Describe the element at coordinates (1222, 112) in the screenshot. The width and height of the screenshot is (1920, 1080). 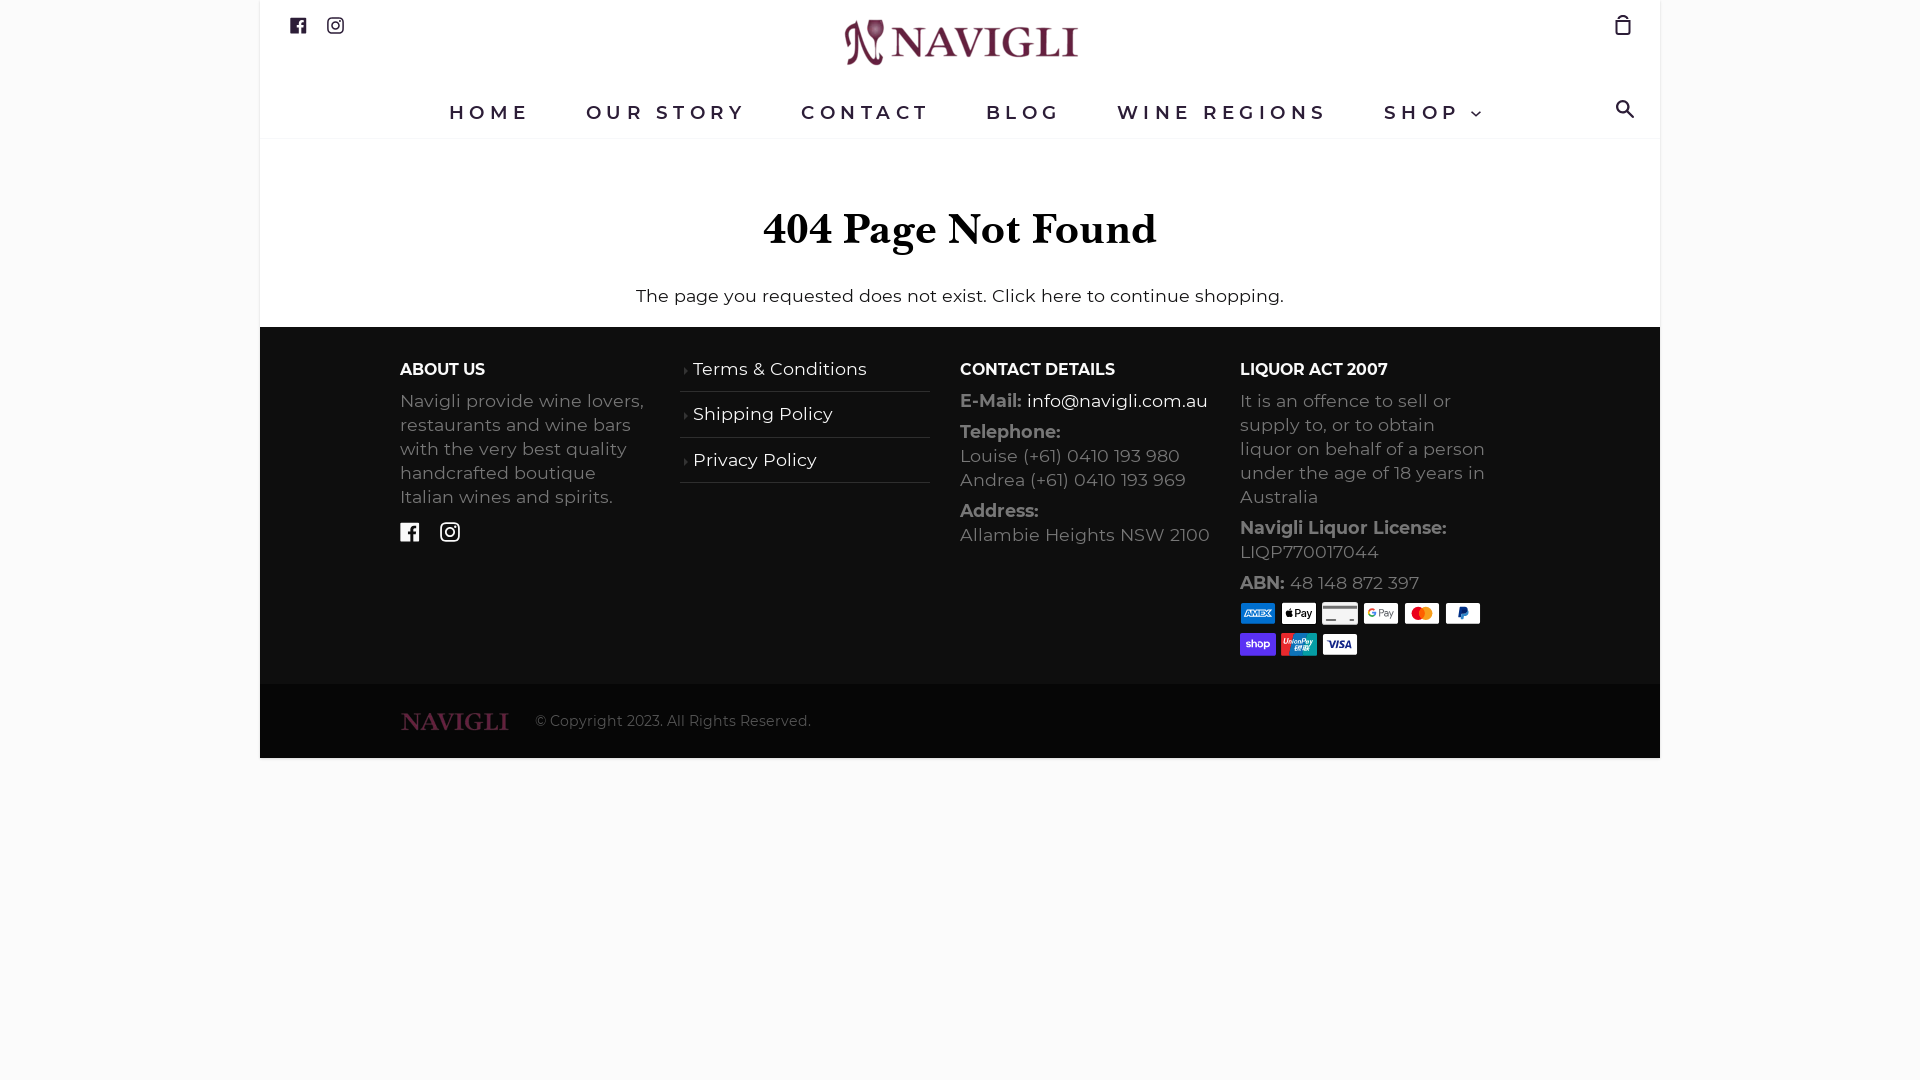
I see `'WINE REGIONS'` at that location.